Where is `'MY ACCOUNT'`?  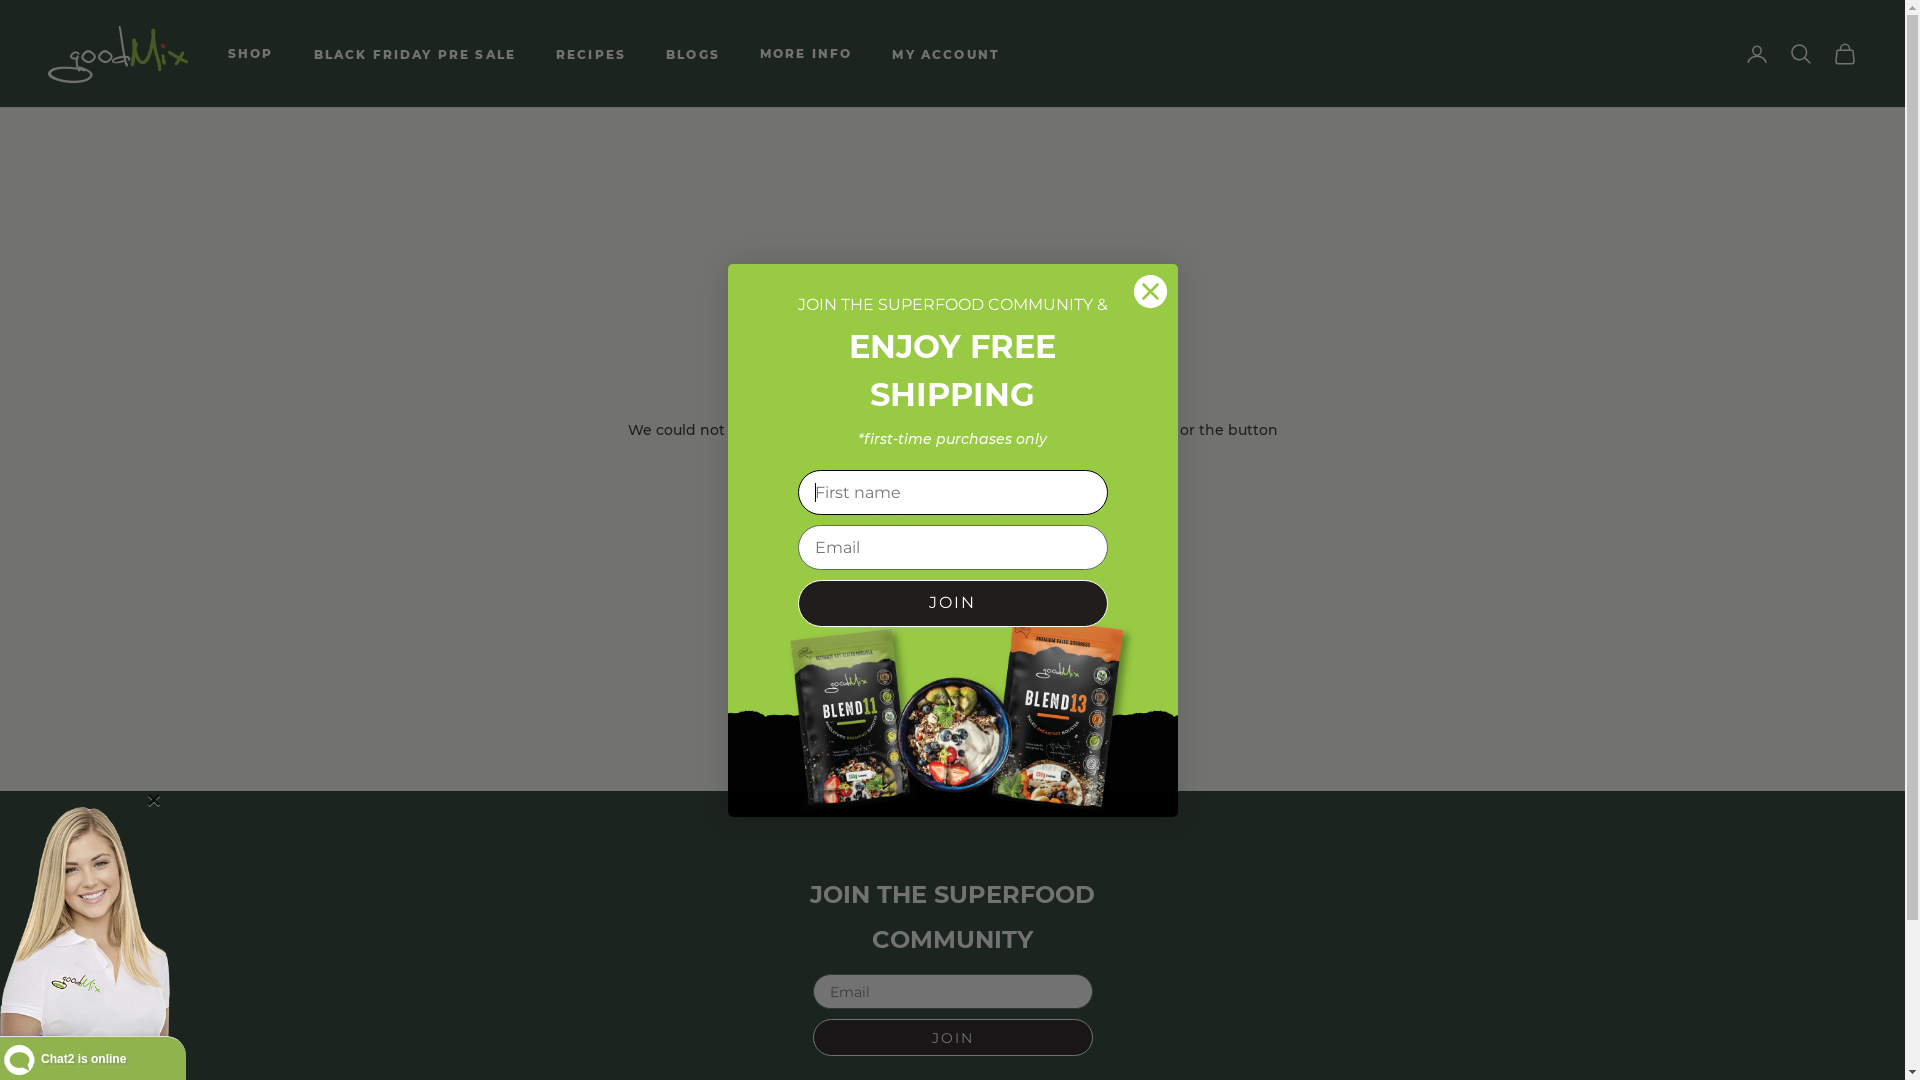 'MY ACCOUNT' is located at coordinates (944, 53).